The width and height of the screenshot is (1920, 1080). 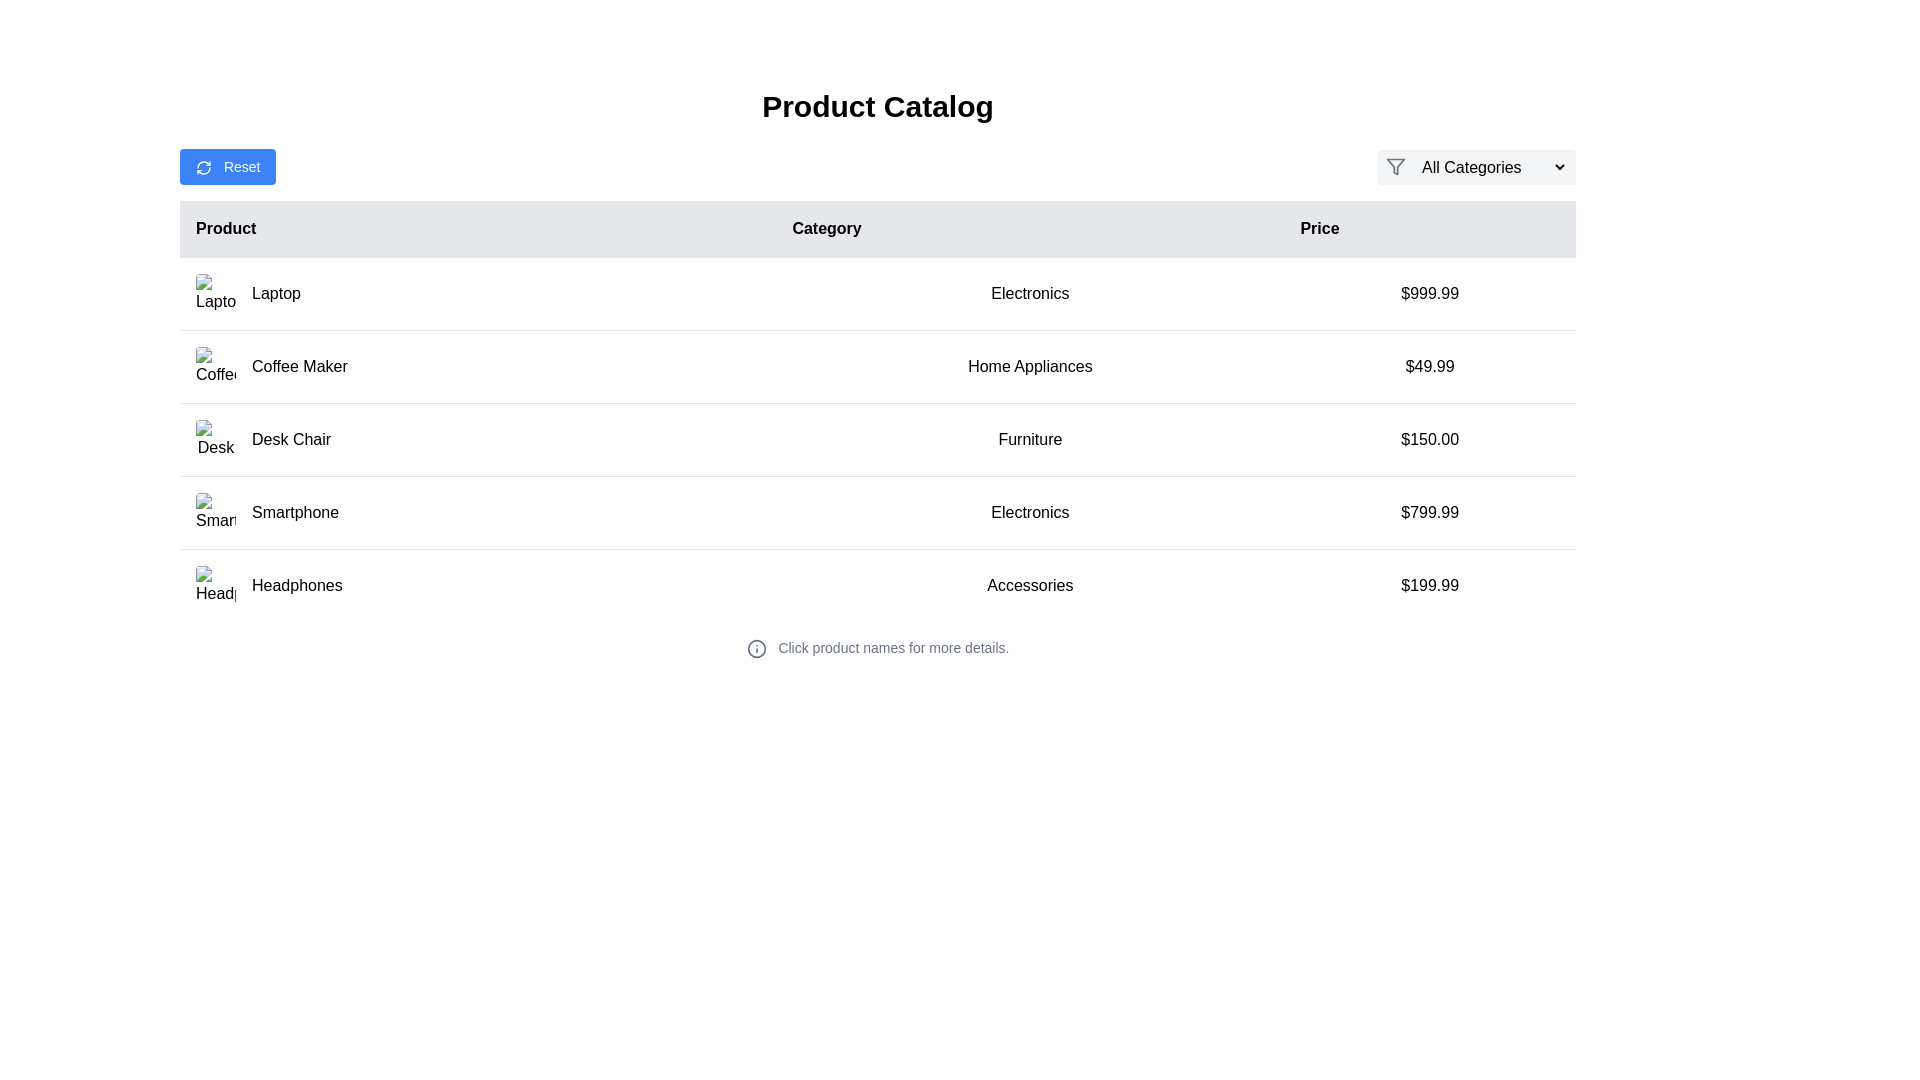 I want to click on the text content of the static label displaying the price of the 'Desk Chair' located in the 'Price' column of the product catalog table, so click(x=1429, y=438).